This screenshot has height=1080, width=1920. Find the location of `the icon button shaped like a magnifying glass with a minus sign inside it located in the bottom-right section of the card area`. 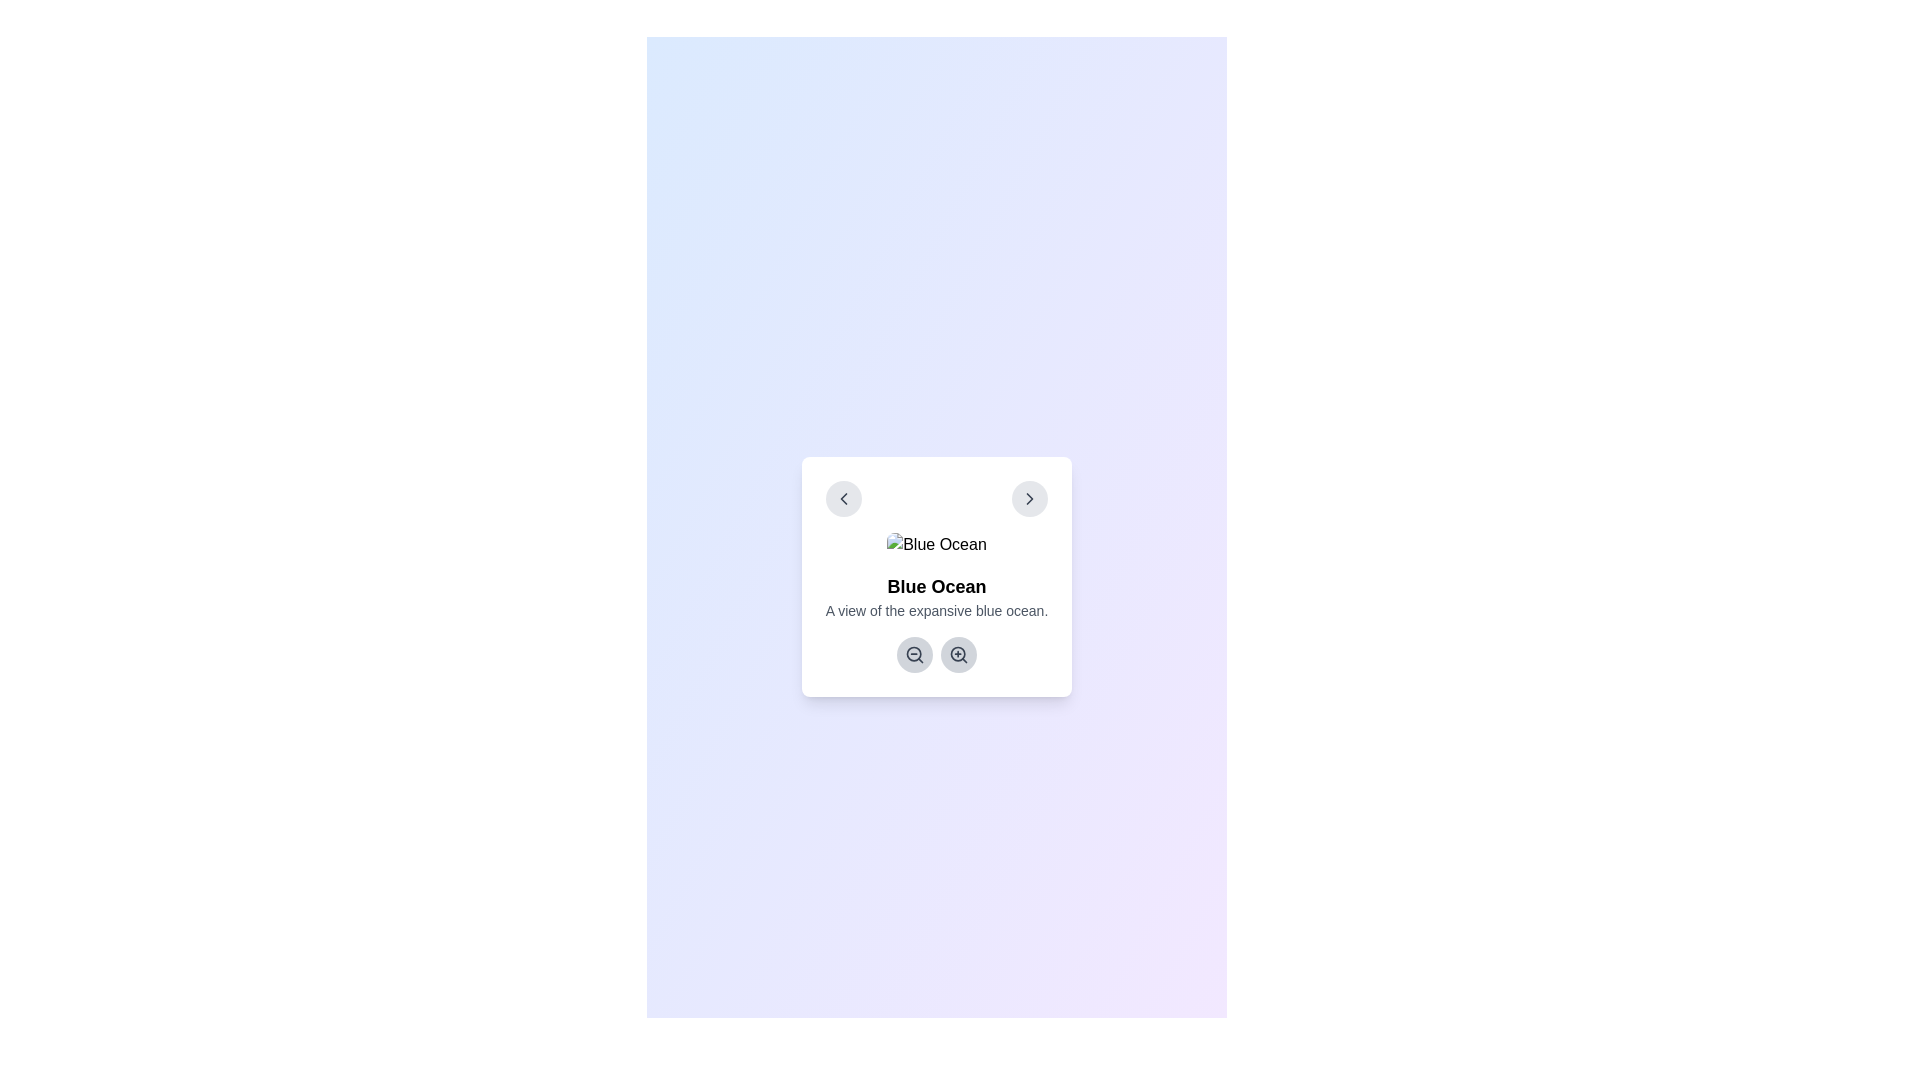

the icon button shaped like a magnifying glass with a minus sign inside it located in the bottom-right section of the card area is located at coordinates (914, 655).